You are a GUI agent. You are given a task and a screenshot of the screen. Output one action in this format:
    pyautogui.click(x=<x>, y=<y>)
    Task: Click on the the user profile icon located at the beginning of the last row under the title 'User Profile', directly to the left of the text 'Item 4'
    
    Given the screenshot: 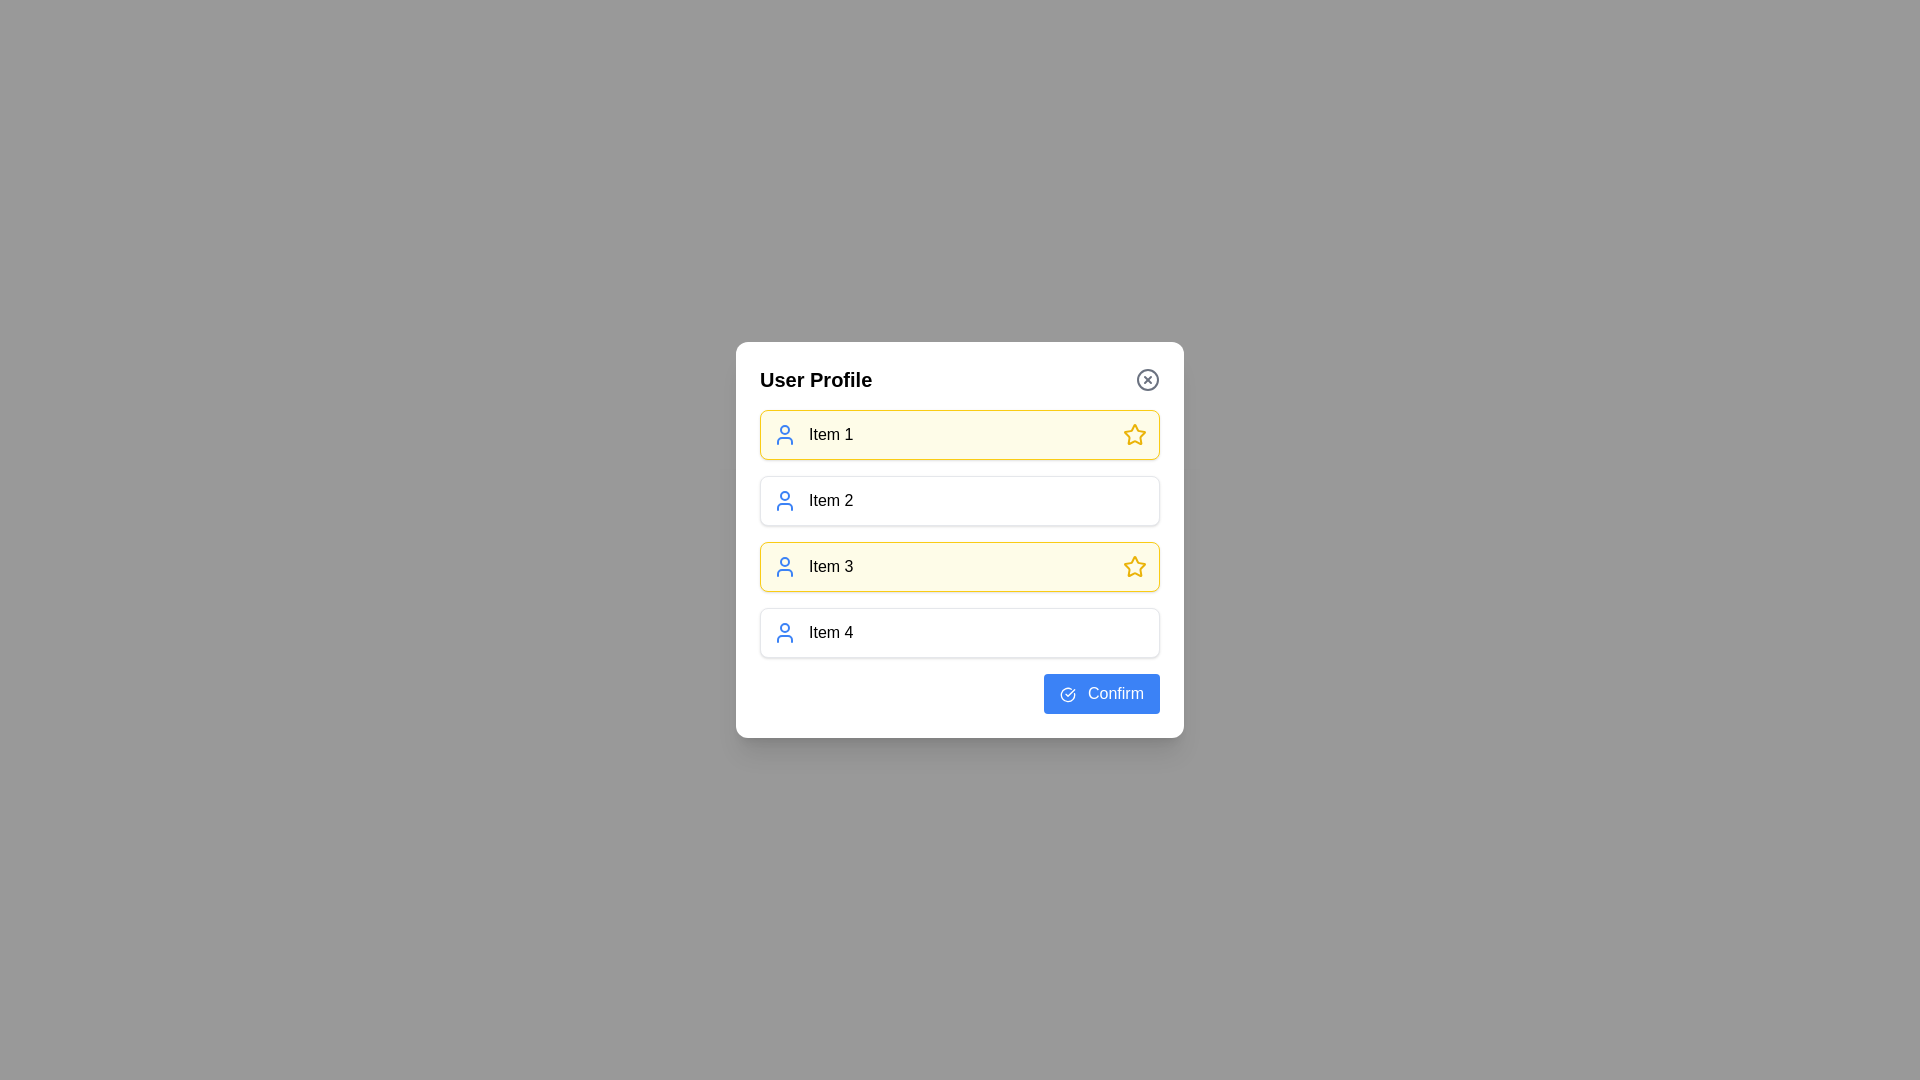 What is the action you would take?
    pyautogui.click(x=784, y=632)
    